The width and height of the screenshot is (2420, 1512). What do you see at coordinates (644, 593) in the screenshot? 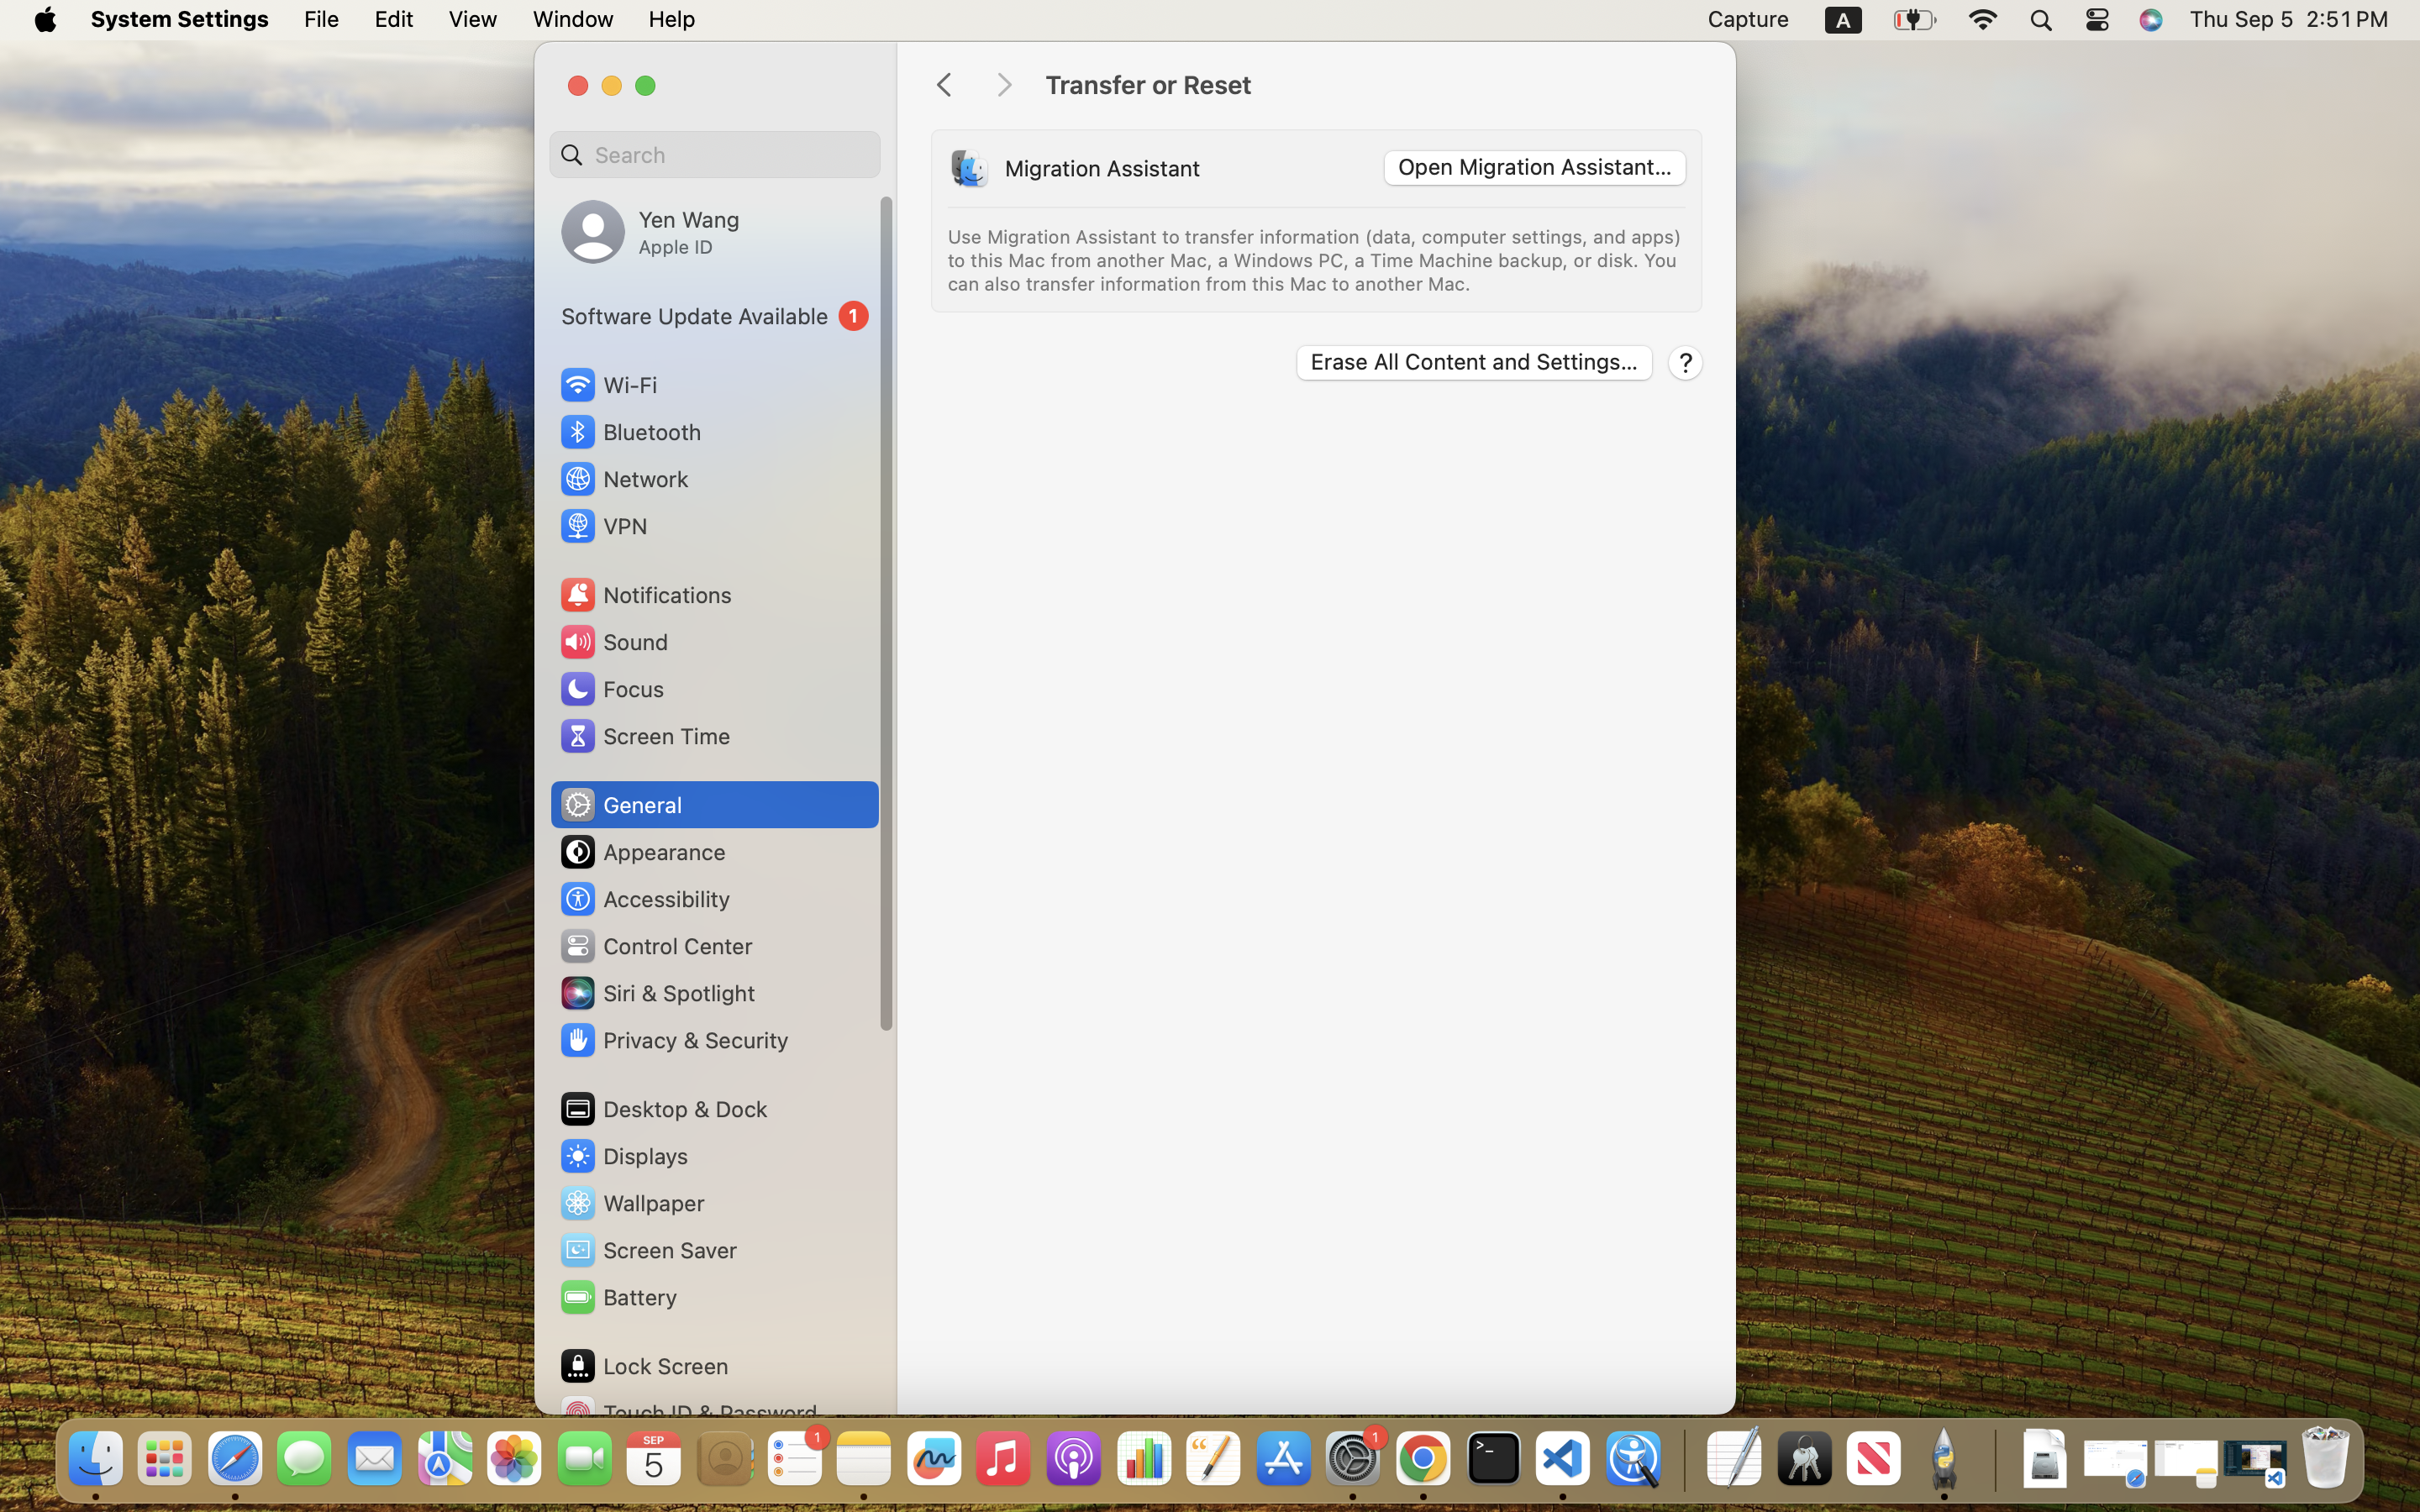
I see `'Notifications'` at bounding box center [644, 593].